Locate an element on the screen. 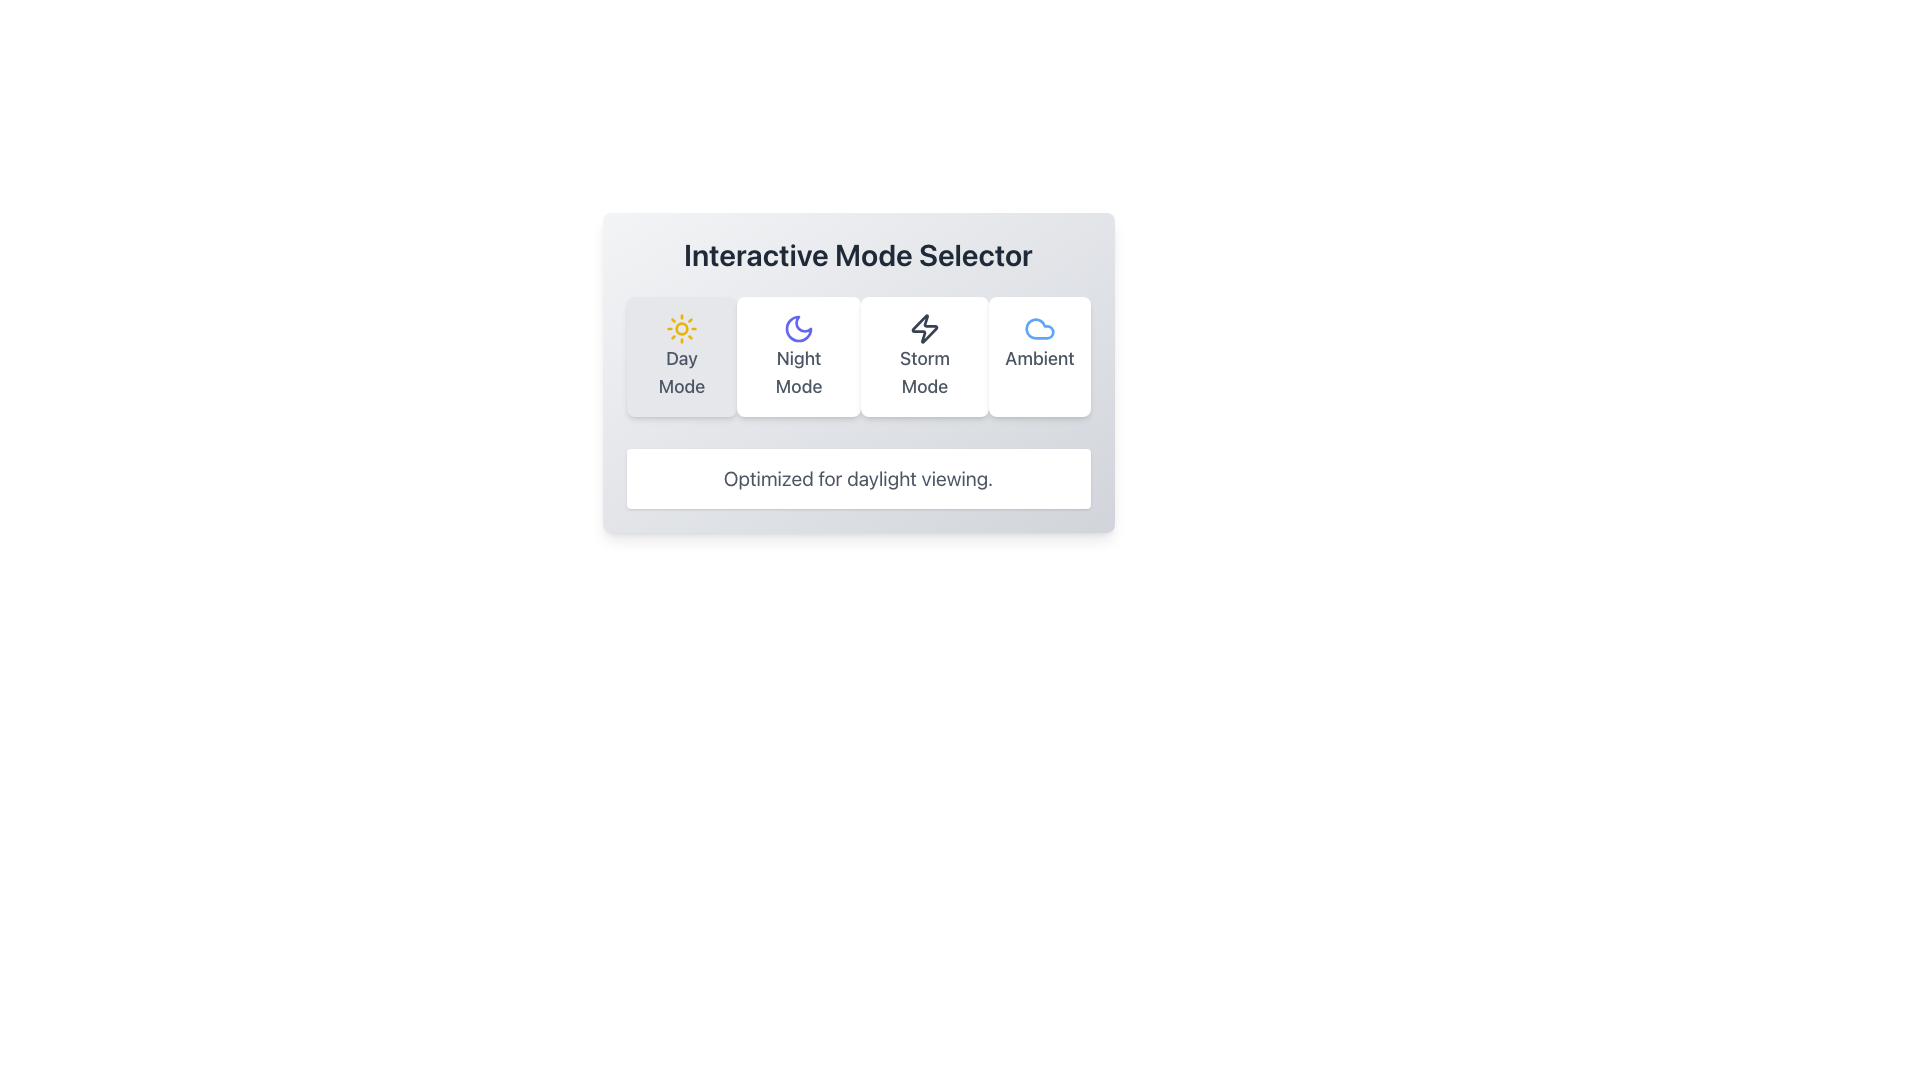  the 'Storm Mode' button, which is a rectangular button with a white background, rounded corners, a lightning bolt icon at the top, and the label 'Storm Mode' underneath is located at coordinates (924, 356).